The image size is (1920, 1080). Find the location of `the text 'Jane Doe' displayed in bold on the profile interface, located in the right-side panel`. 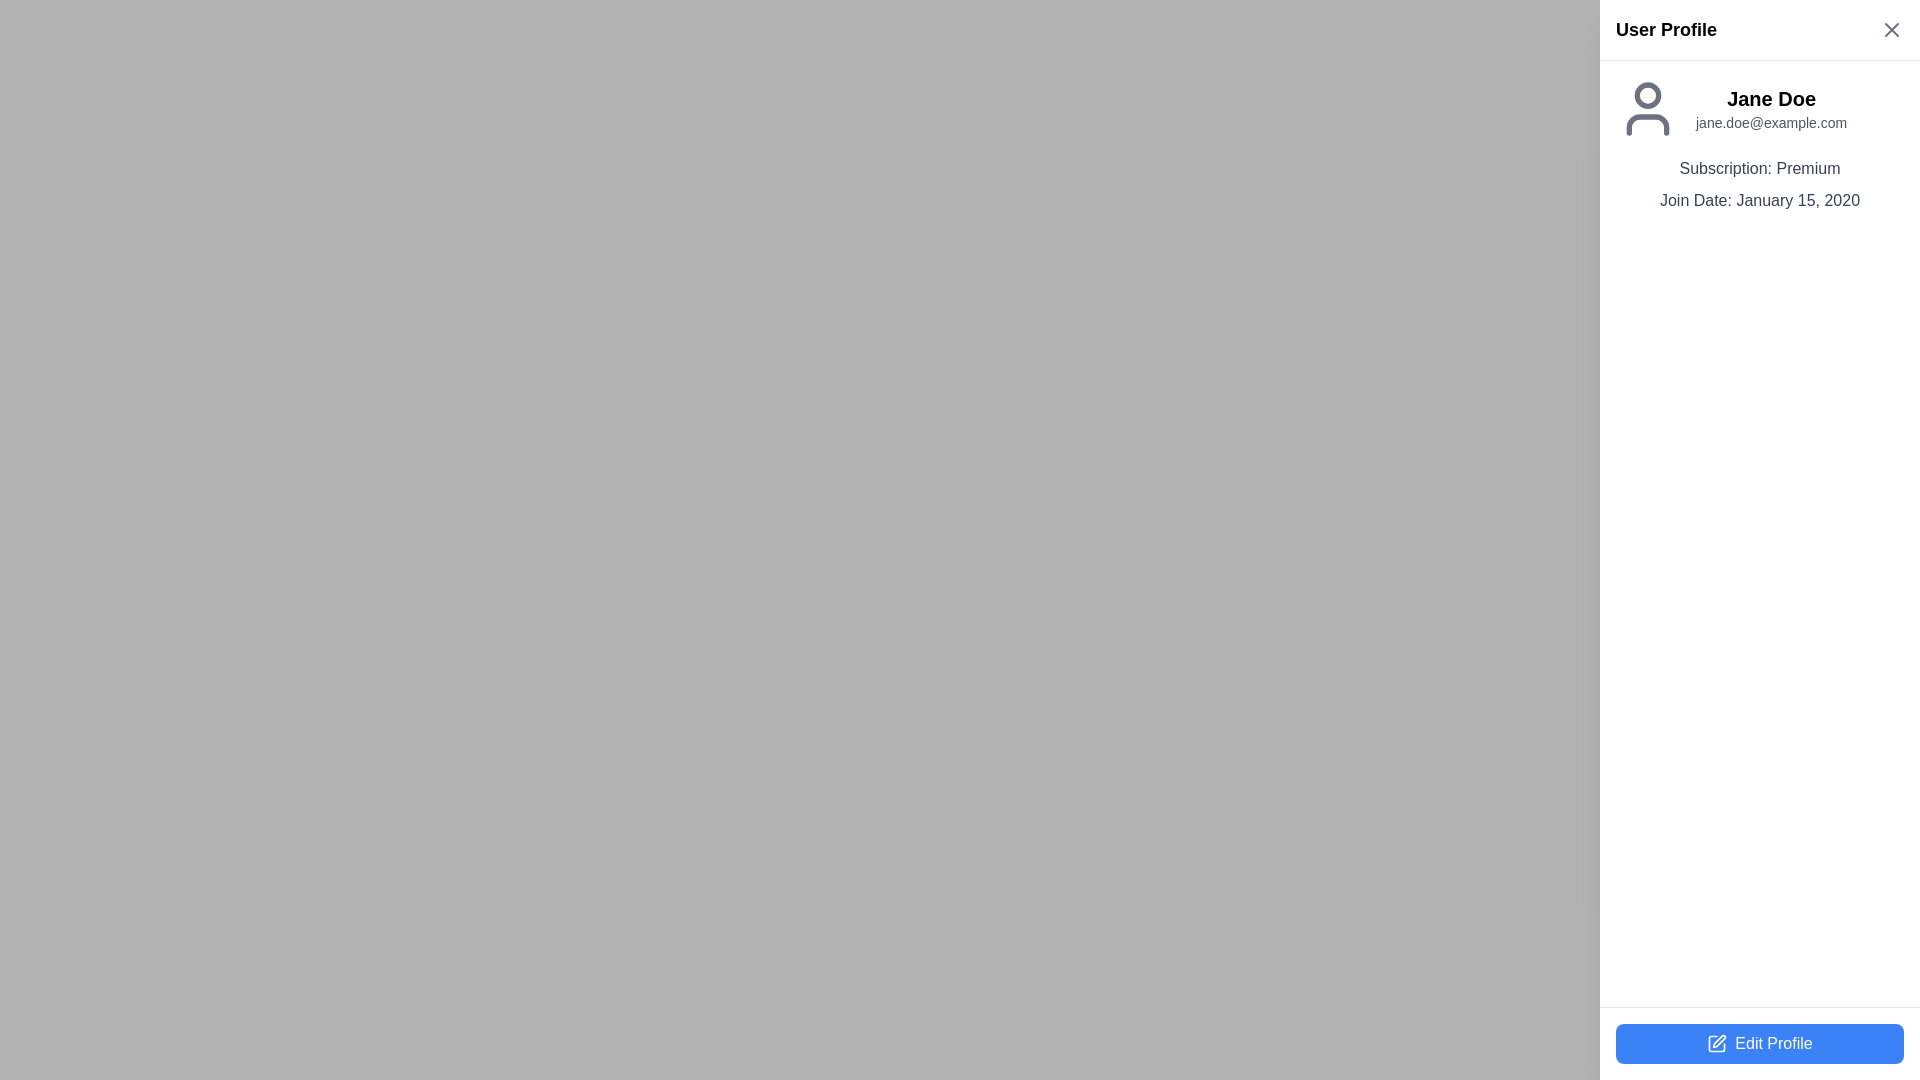

the text 'Jane Doe' displayed in bold on the profile interface, located in the right-side panel is located at coordinates (1771, 108).